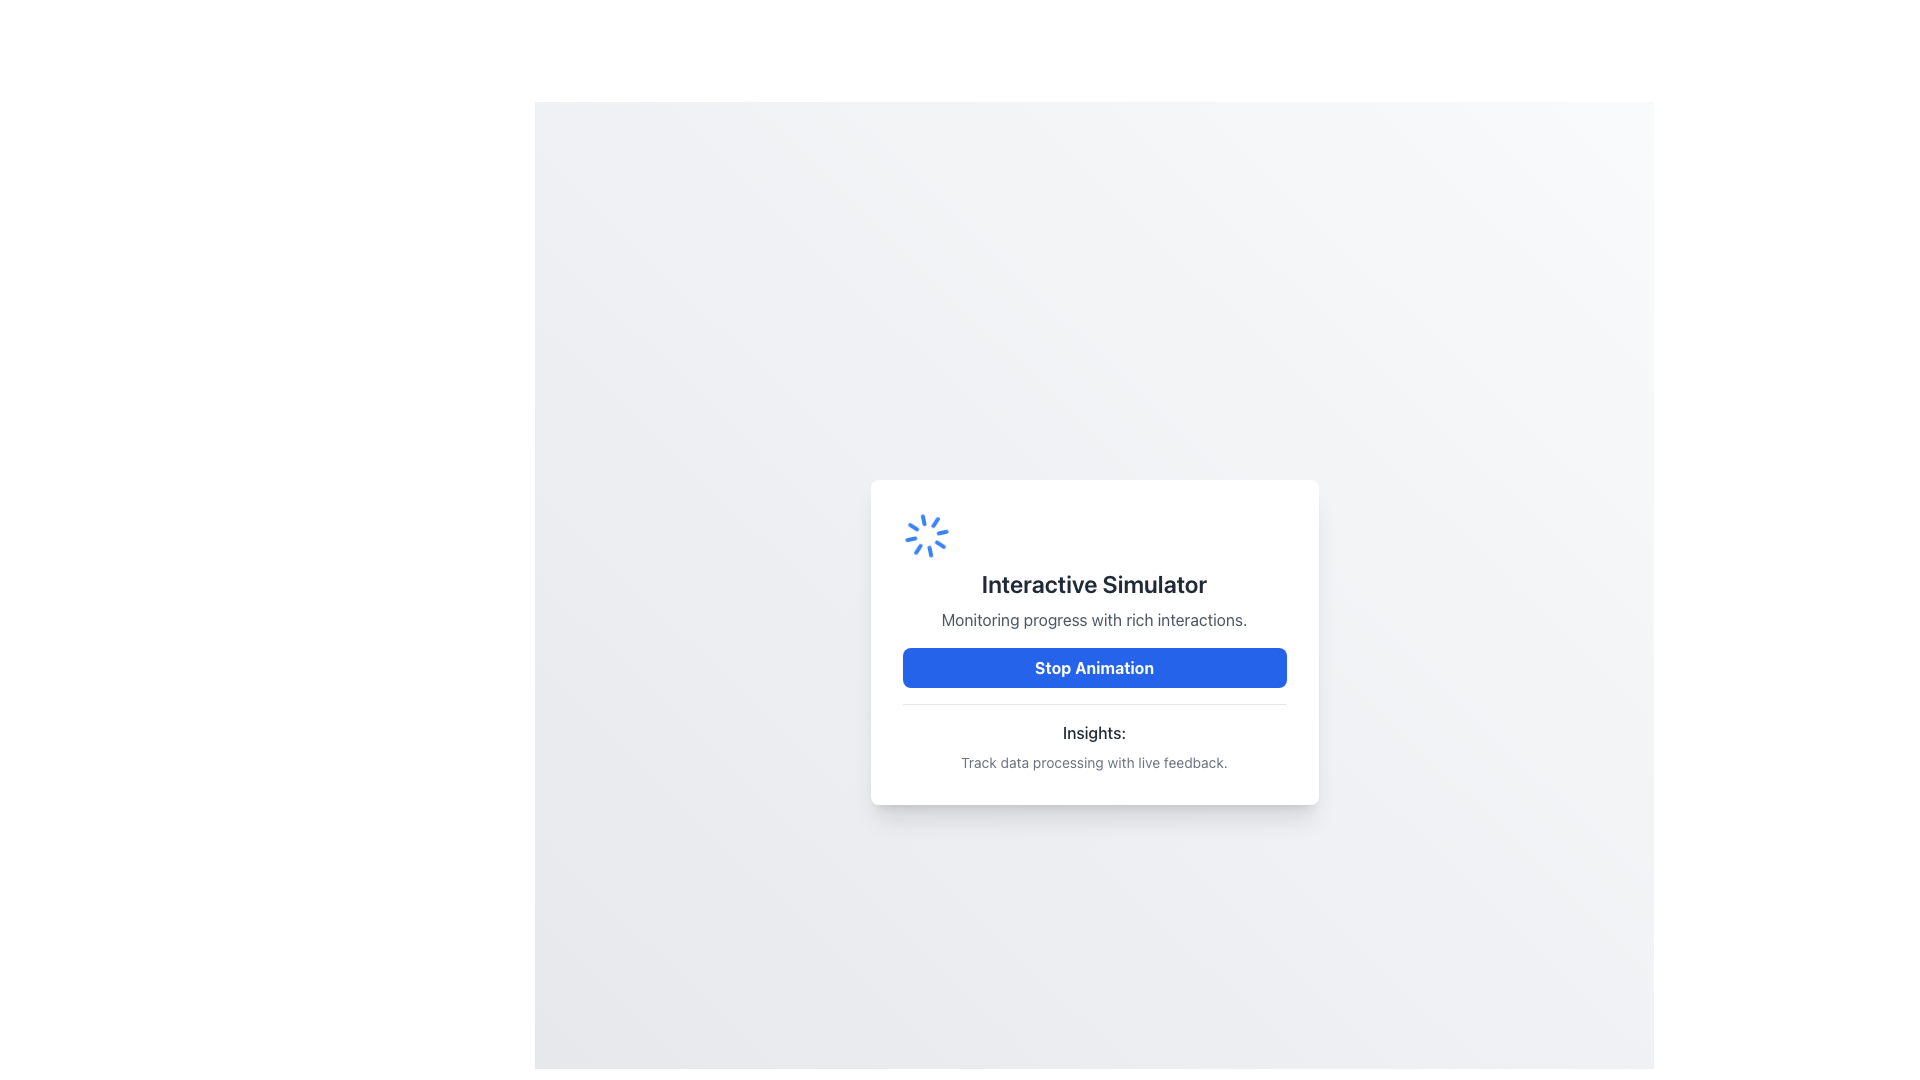 This screenshot has width=1920, height=1080. What do you see at coordinates (1093, 571) in the screenshot?
I see `the header element containing the title 'Interactive Simulator' and the description 'Monitoring progress with rich interactions.'` at bounding box center [1093, 571].